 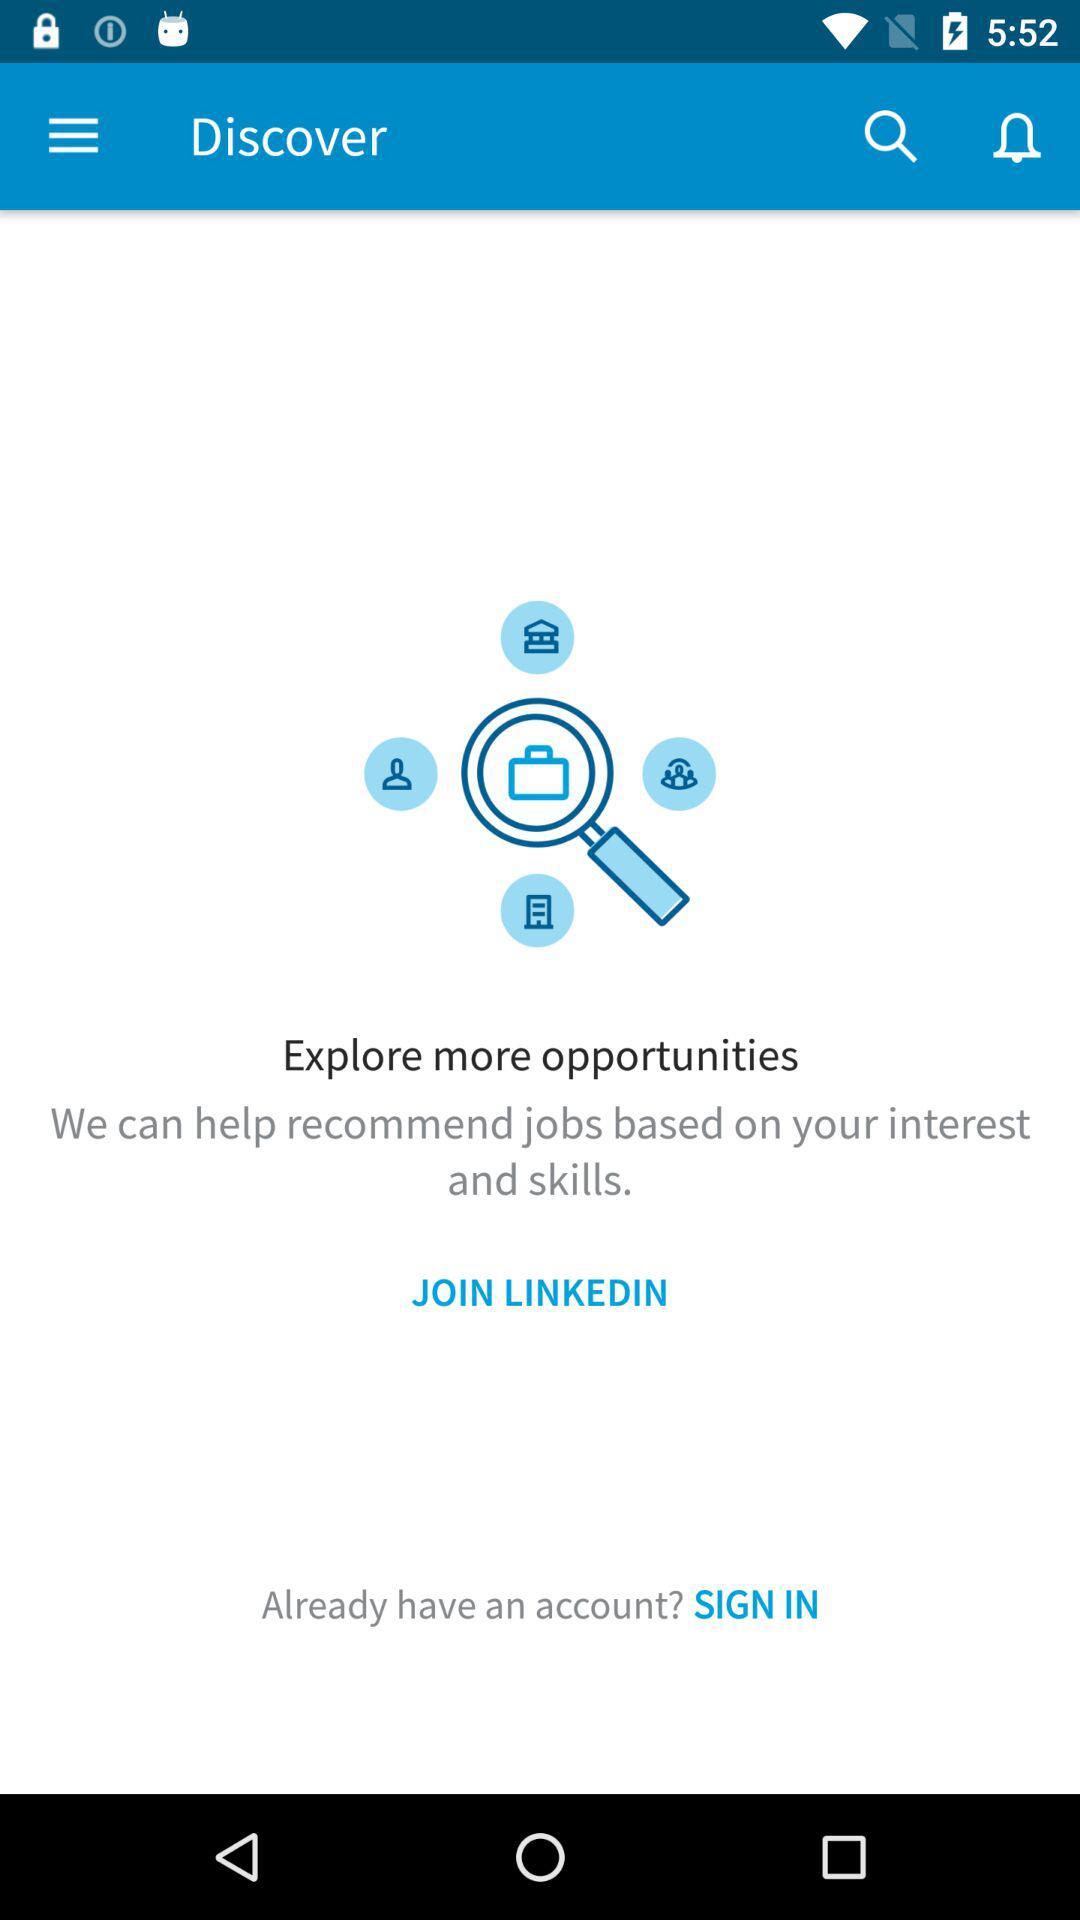 What do you see at coordinates (890, 135) in the screenshot?
I see `icon to the right of the discover icon` at bounding box center [890, 135].